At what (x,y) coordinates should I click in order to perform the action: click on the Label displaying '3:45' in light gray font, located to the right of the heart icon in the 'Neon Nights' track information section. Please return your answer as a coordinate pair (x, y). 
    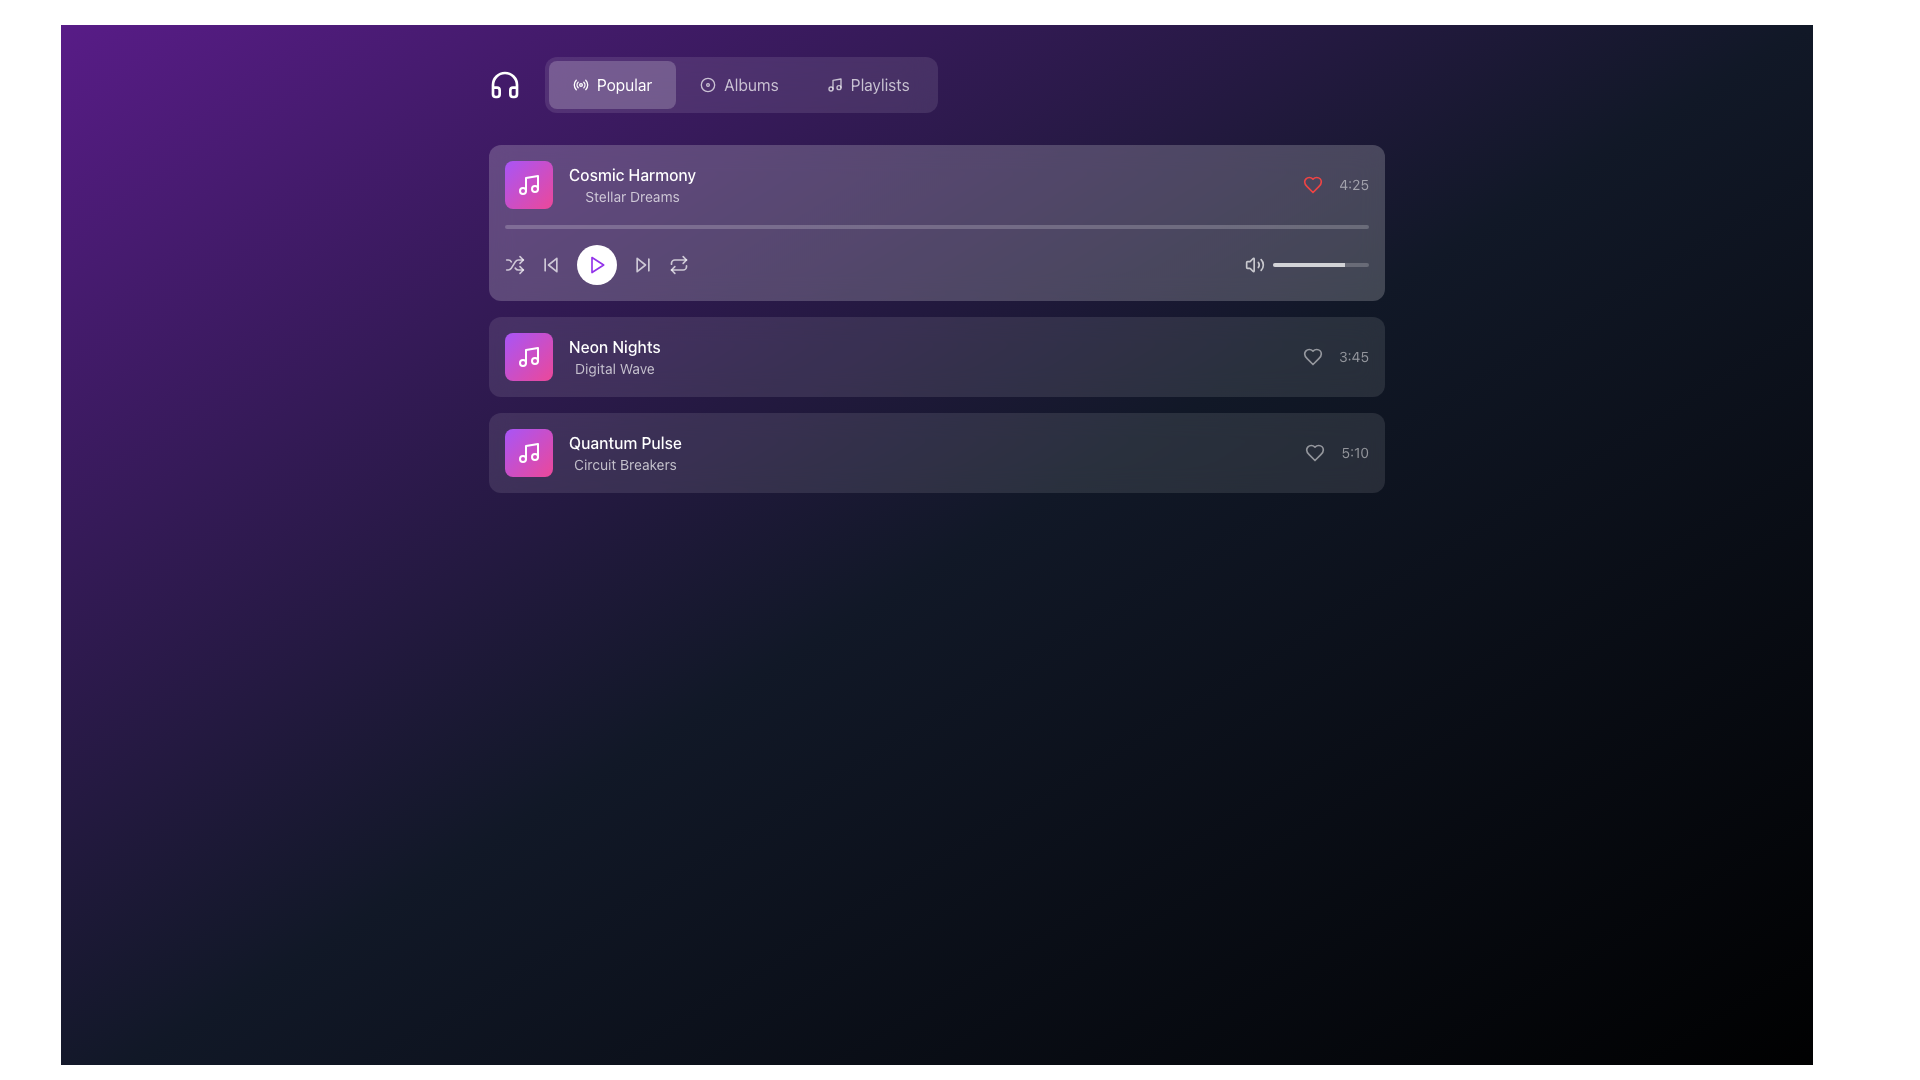
    Looking at the image, I should click on (1335, 356).